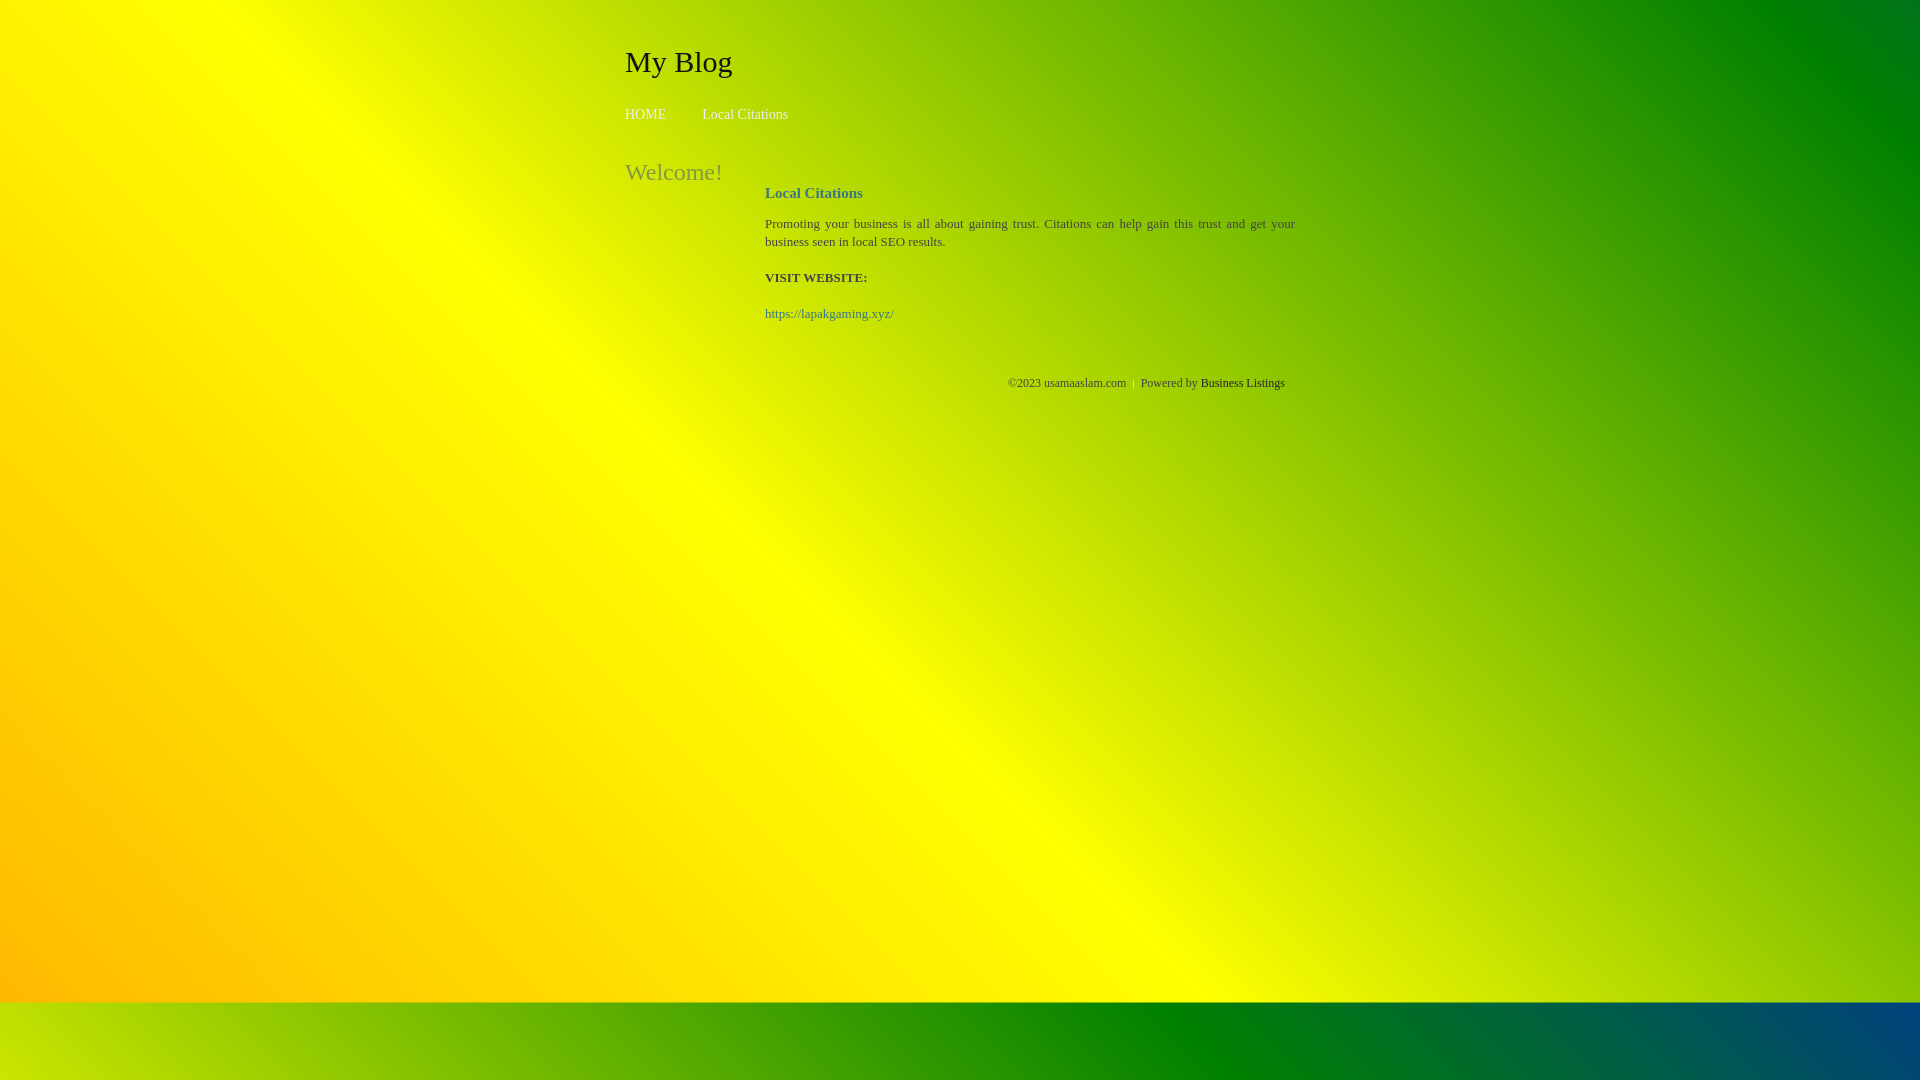 The height and width of the screenshot is (1080, 1920). Describe the element at coordinates (763, 313) in the screenshot. I see `'https://lapakgaming.xyz/'` at that location.